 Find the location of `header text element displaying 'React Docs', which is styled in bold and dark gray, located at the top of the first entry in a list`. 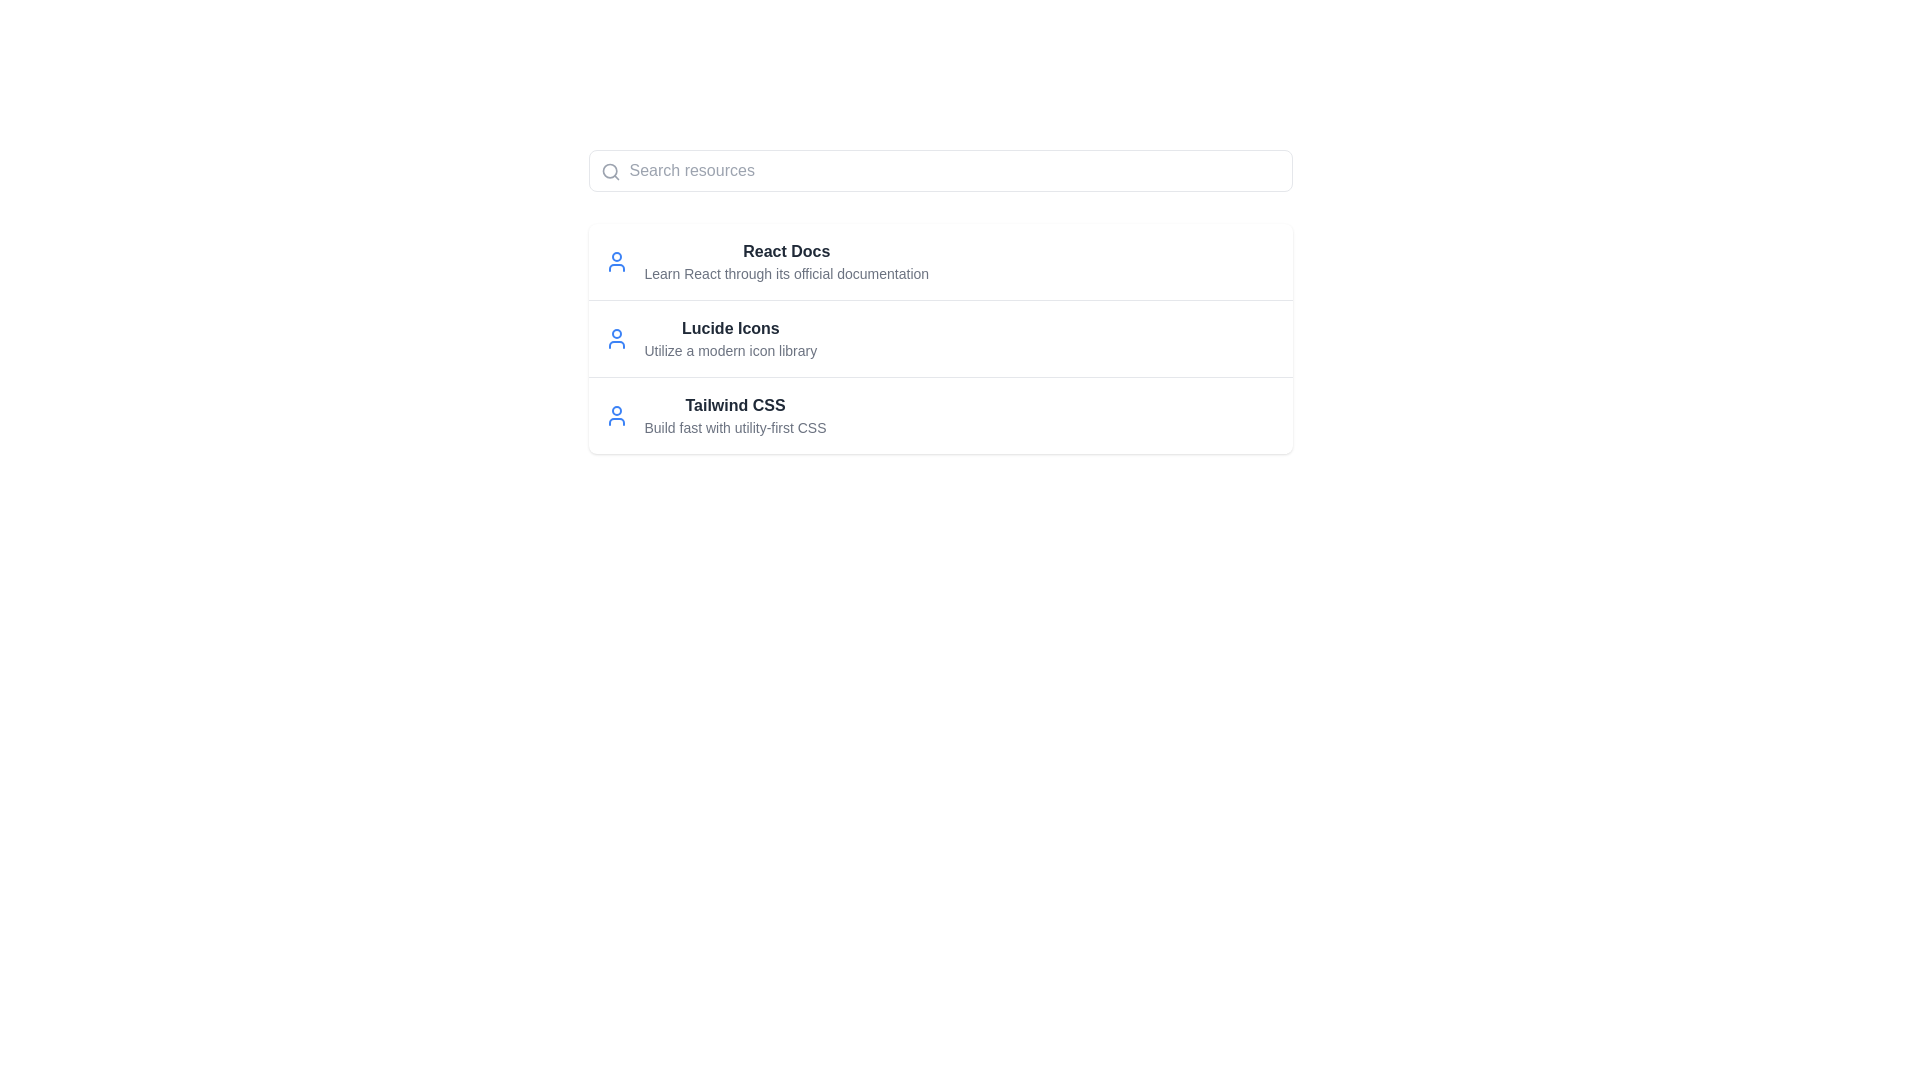

header text element displaying 'React Docs', which is styled in bold and dark gray, located at the top of the first entry in a list is located at coordinates (785, 250).